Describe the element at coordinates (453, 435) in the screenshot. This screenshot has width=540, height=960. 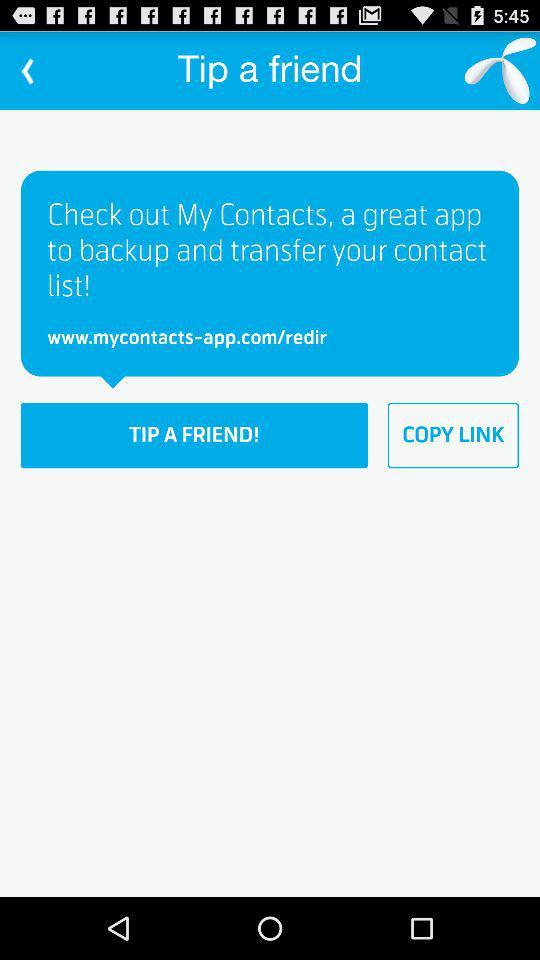
I see `the copy link item` at that location.